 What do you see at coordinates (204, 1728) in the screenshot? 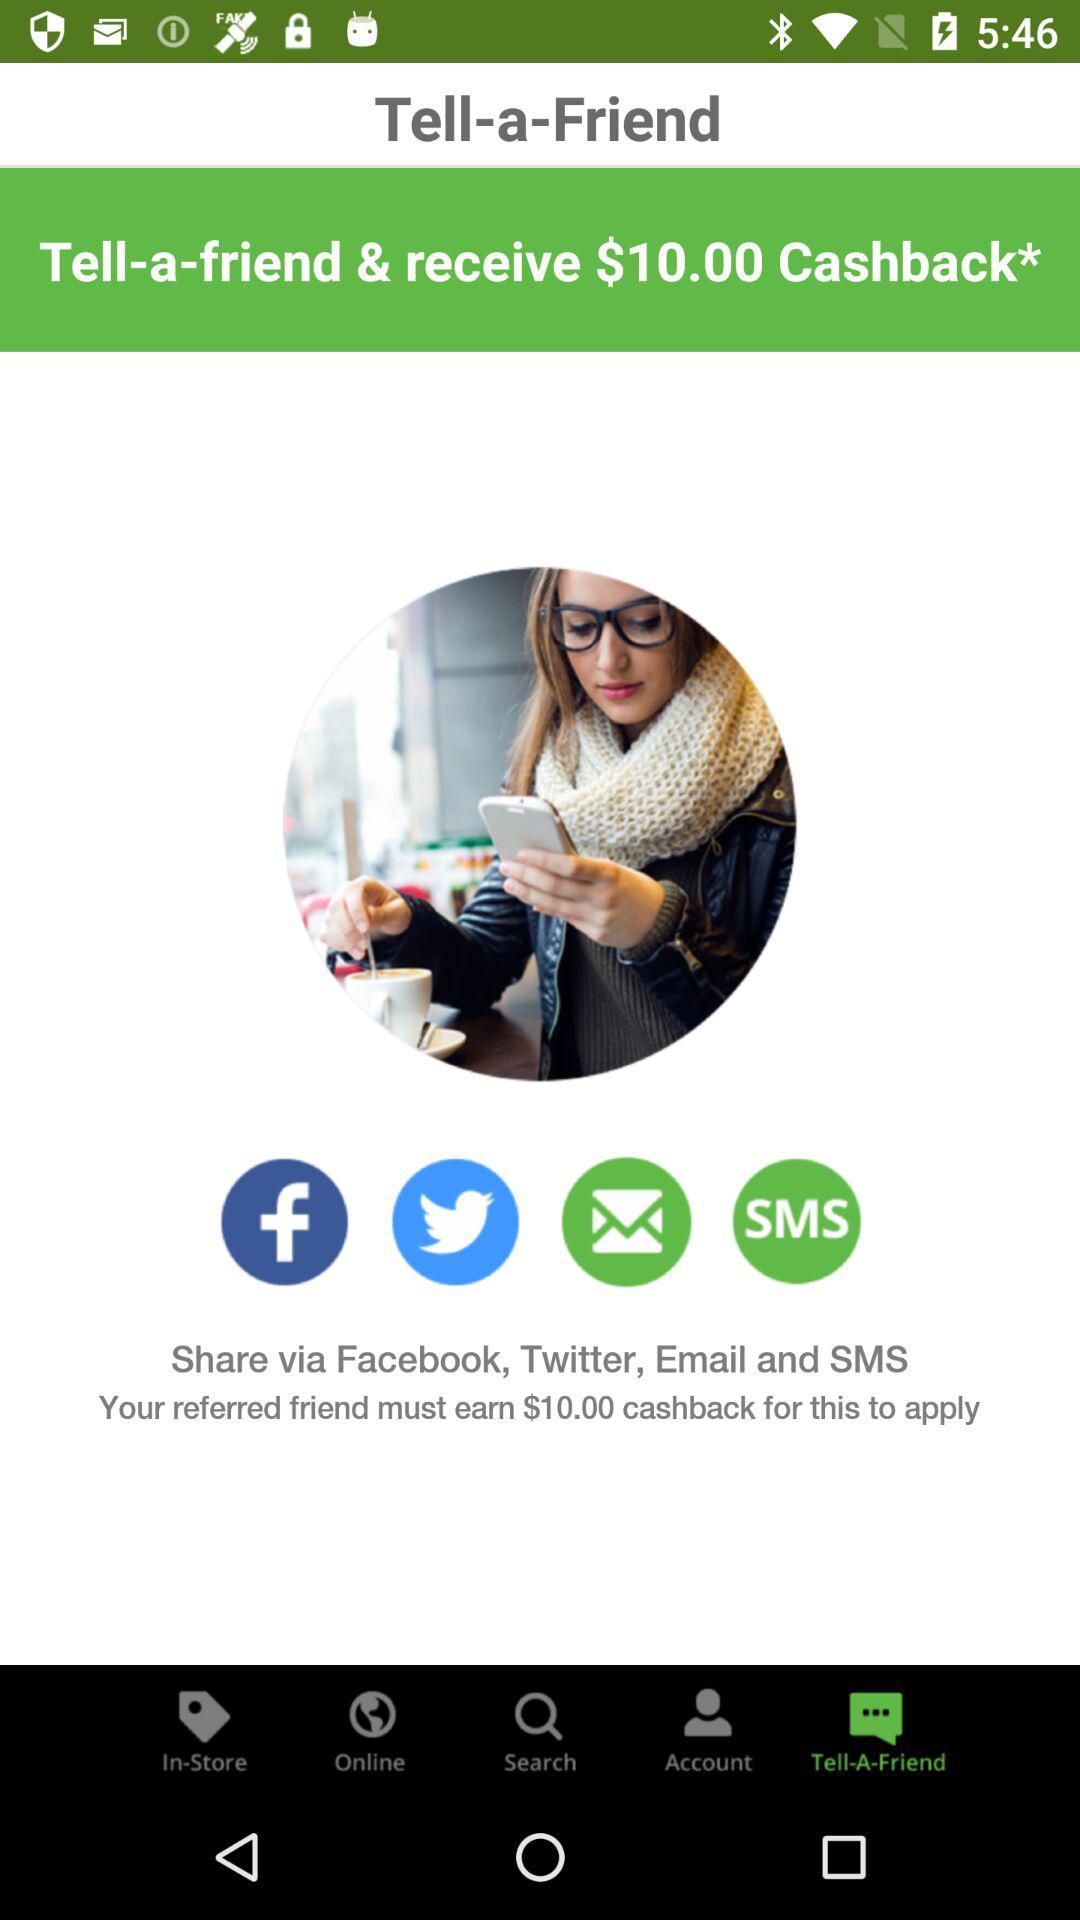
I see `in side store the app` at bounding box center [204, 1728].